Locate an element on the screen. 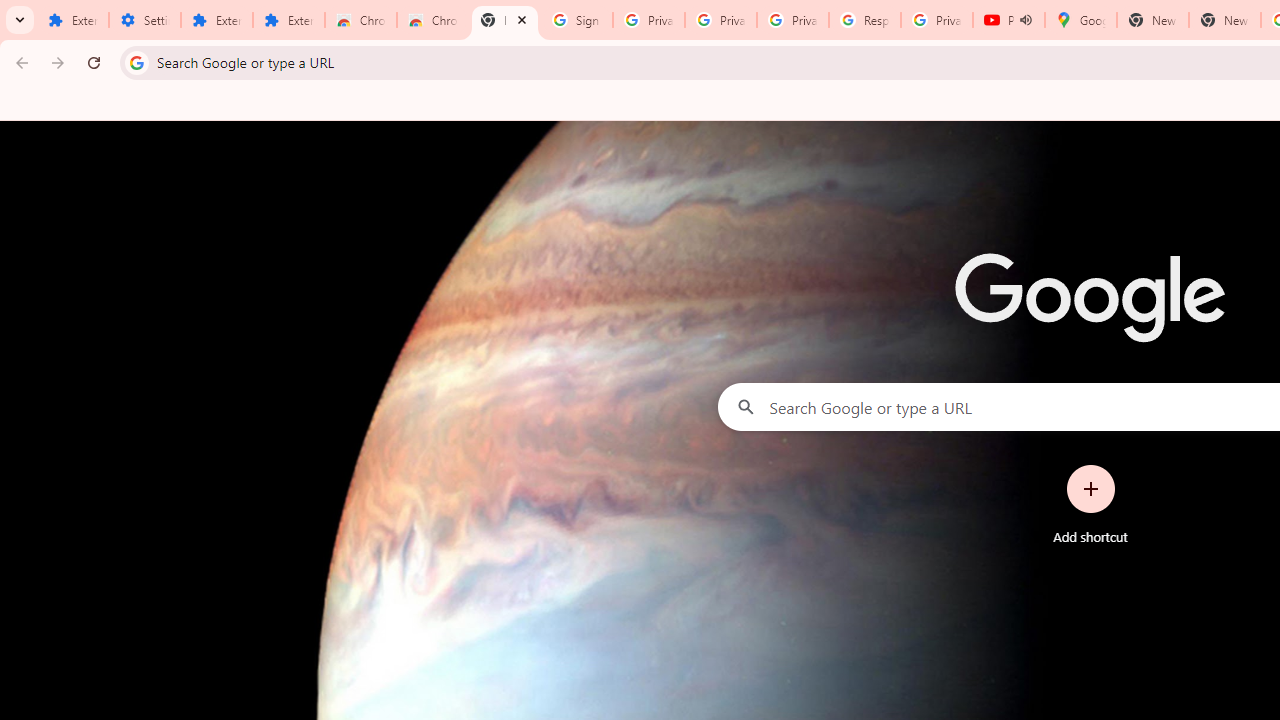 This screenshot has width=1280, height=720. 'Chrome Web Store' is located at coordinates (360, 20).